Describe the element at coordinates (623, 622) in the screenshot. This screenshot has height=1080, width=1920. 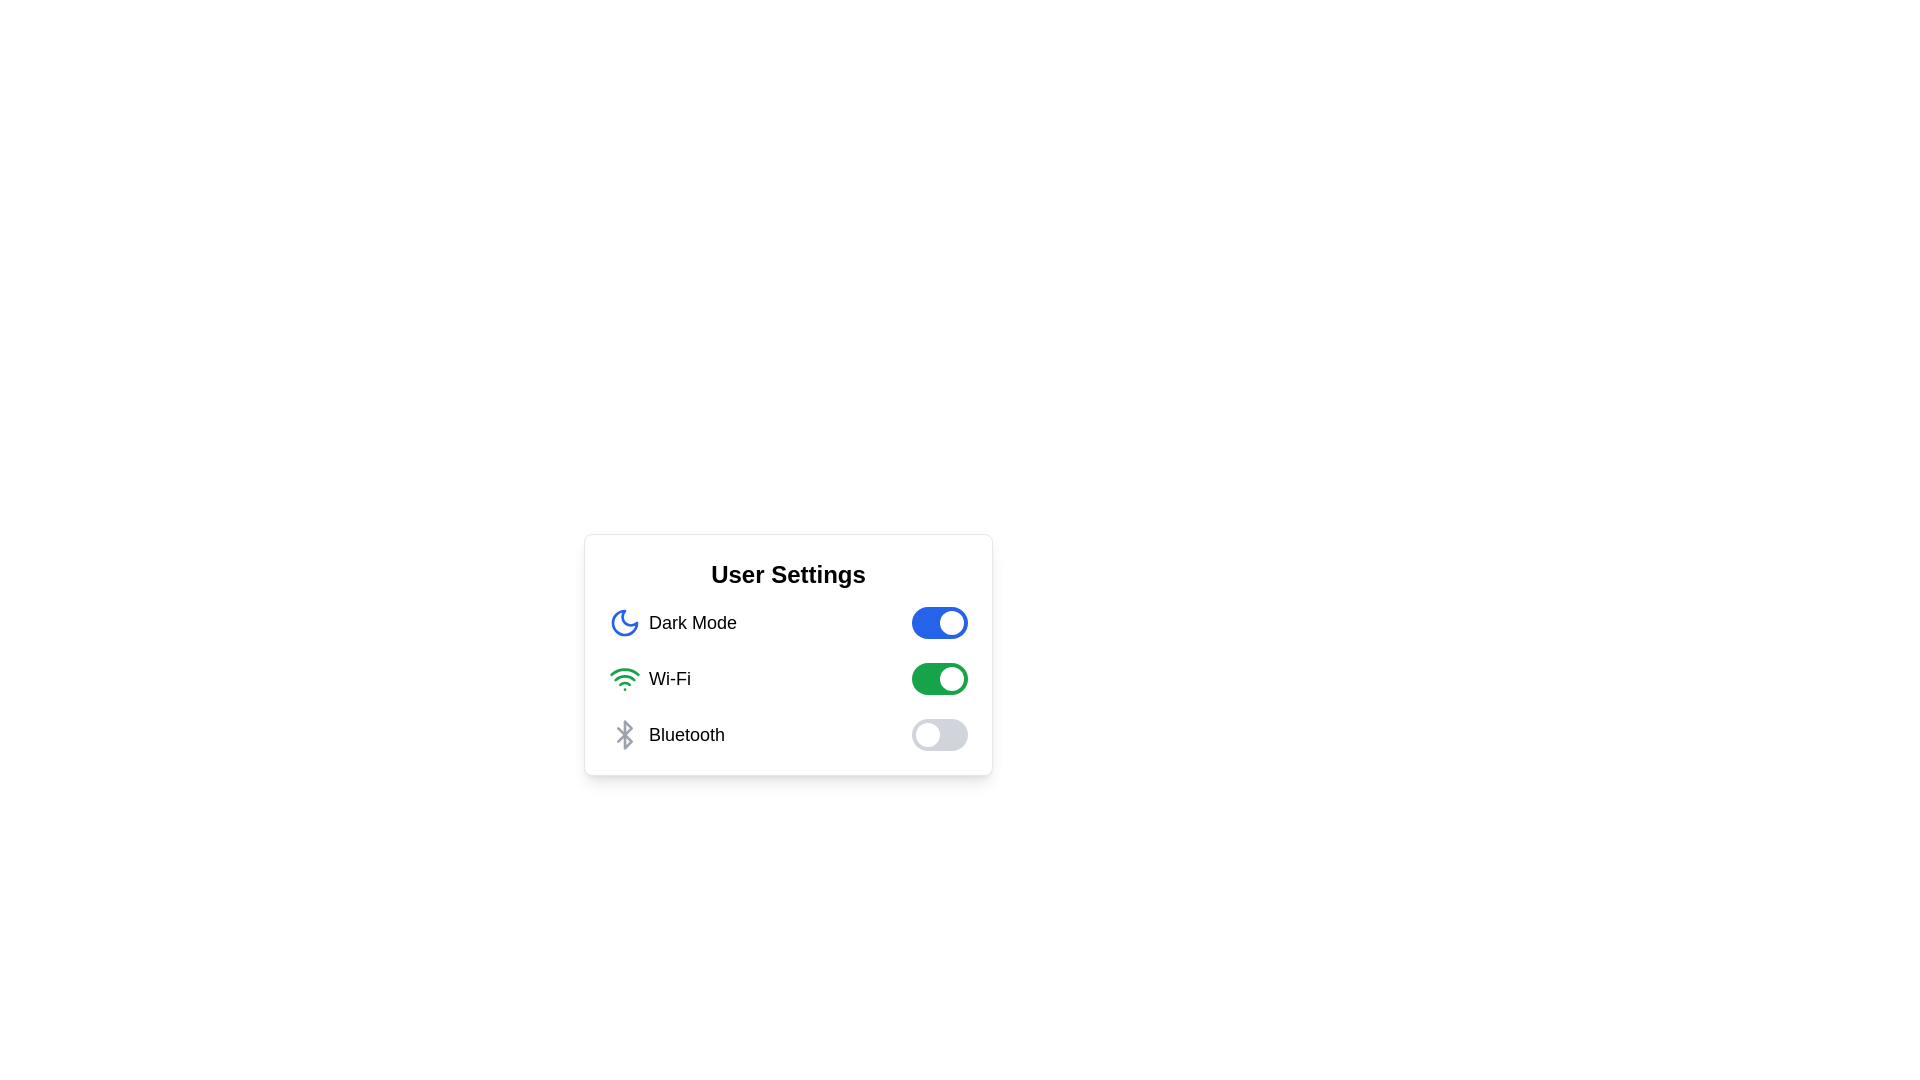
I see `the 'Dark Mode' icon in the User Settings menu, which is positioned to the left of the 'Dark Mode' label` at that location.